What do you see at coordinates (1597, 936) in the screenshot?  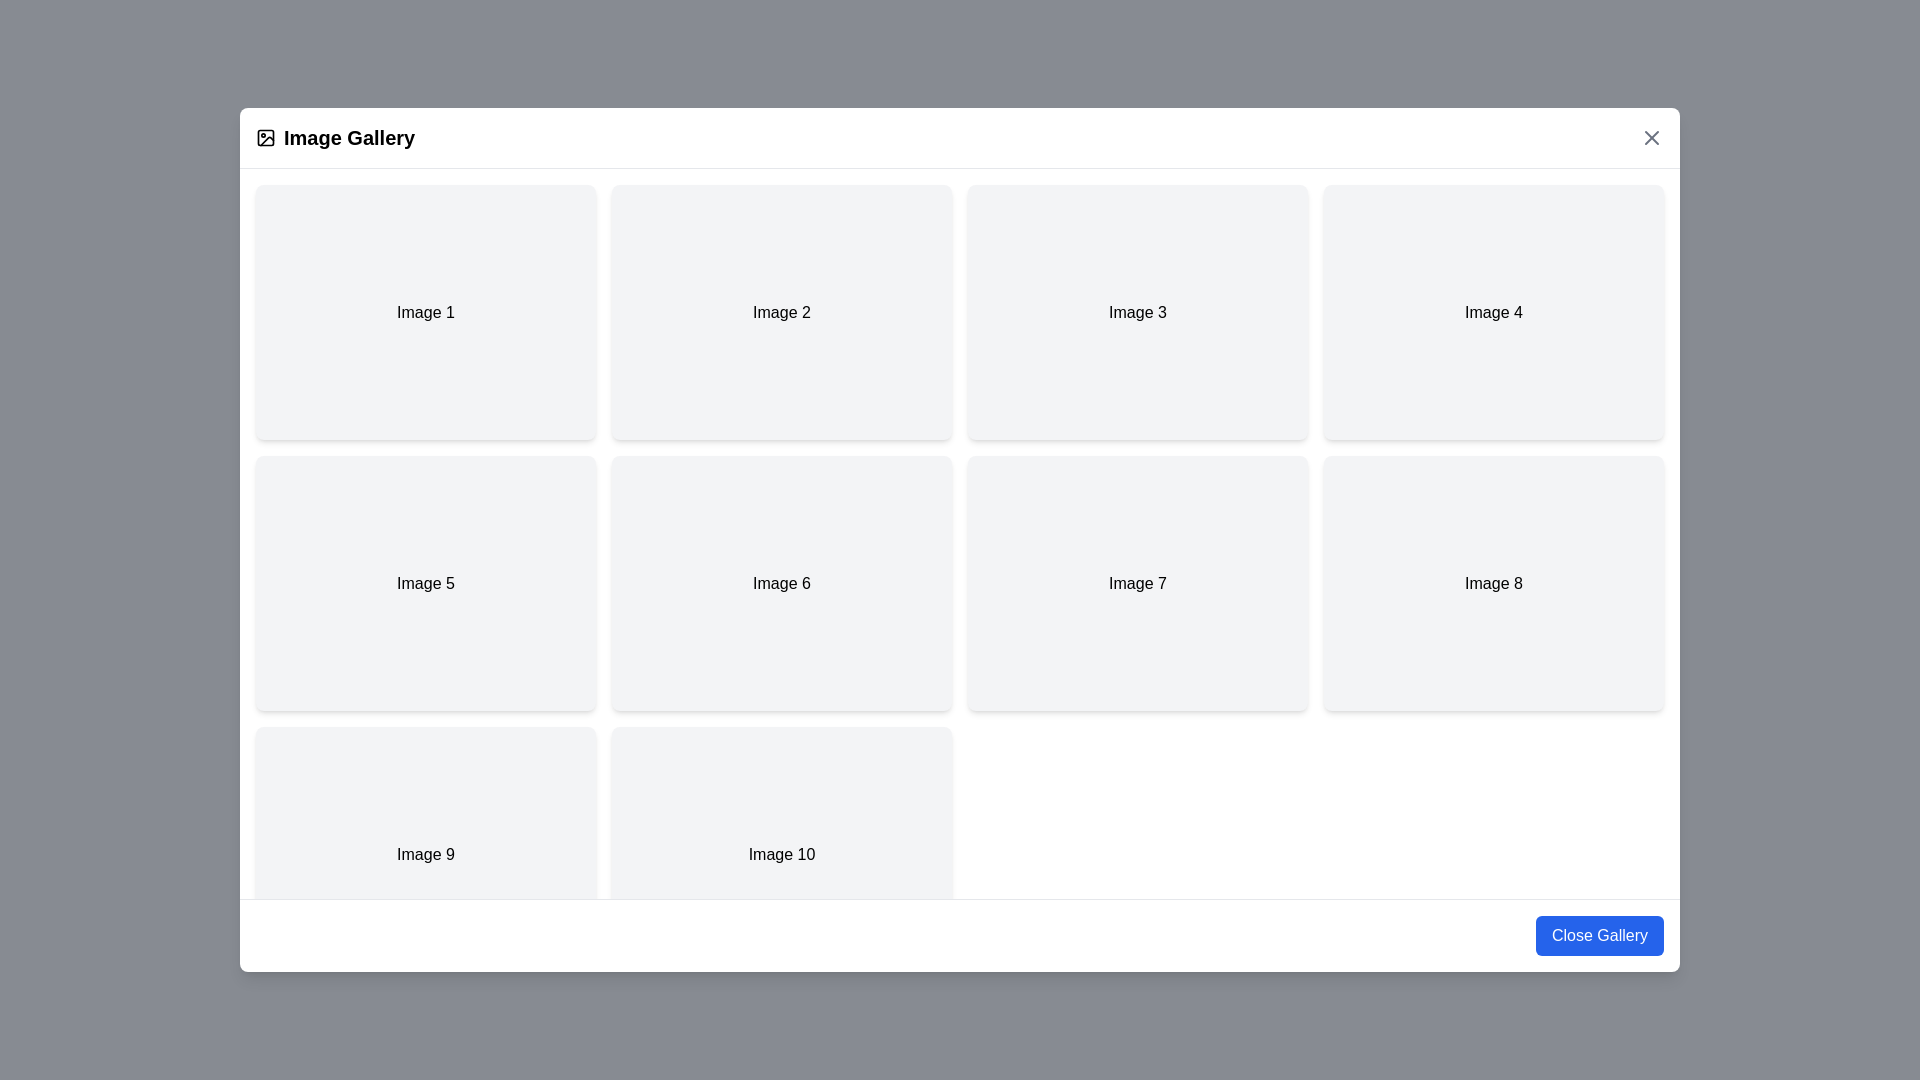 I see `the Close Gallery button to close the gallery` at bounding box center [1597, 936].